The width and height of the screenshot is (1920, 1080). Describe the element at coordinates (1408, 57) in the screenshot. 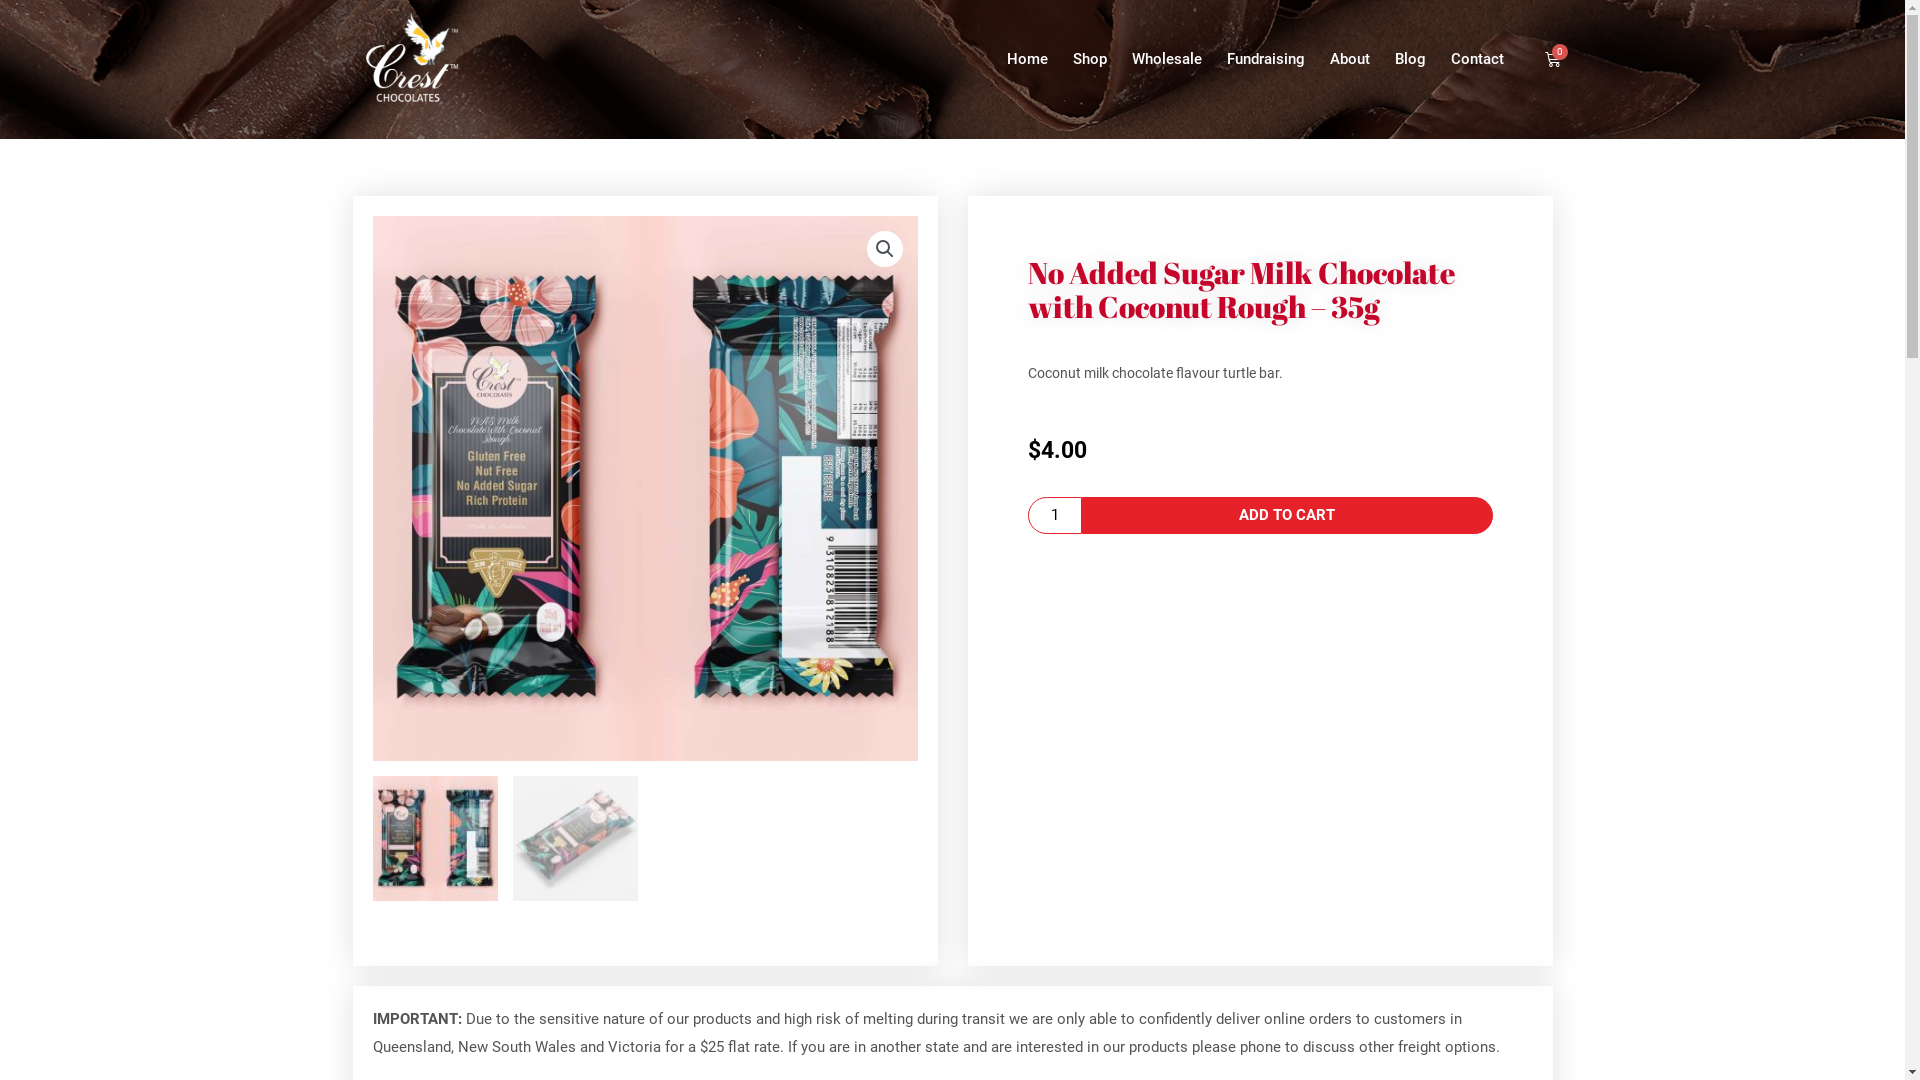

I see `'Blog'` at that location.